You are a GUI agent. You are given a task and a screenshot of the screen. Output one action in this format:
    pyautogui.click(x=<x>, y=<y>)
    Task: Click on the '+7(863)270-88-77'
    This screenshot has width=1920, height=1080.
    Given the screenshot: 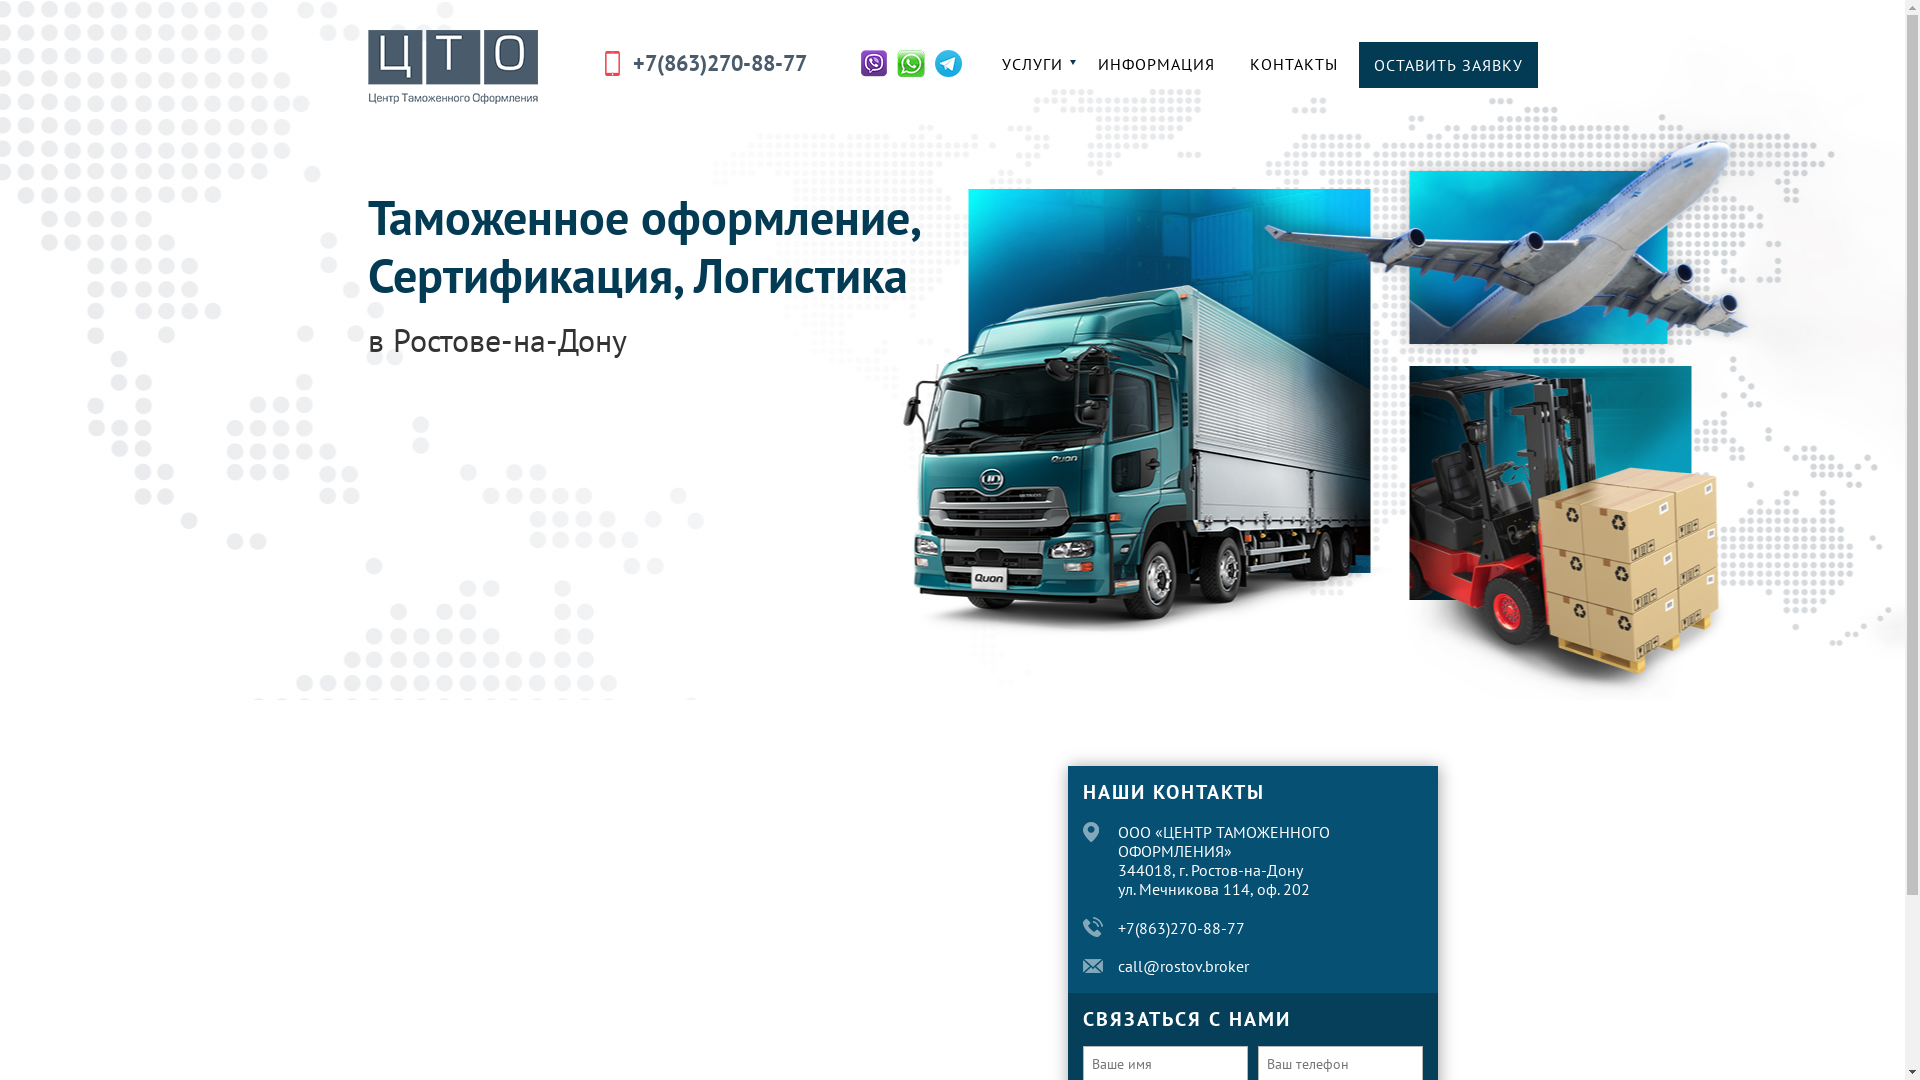 What is the action you would take?
    pyautogui.click(x=719, y=61)
    